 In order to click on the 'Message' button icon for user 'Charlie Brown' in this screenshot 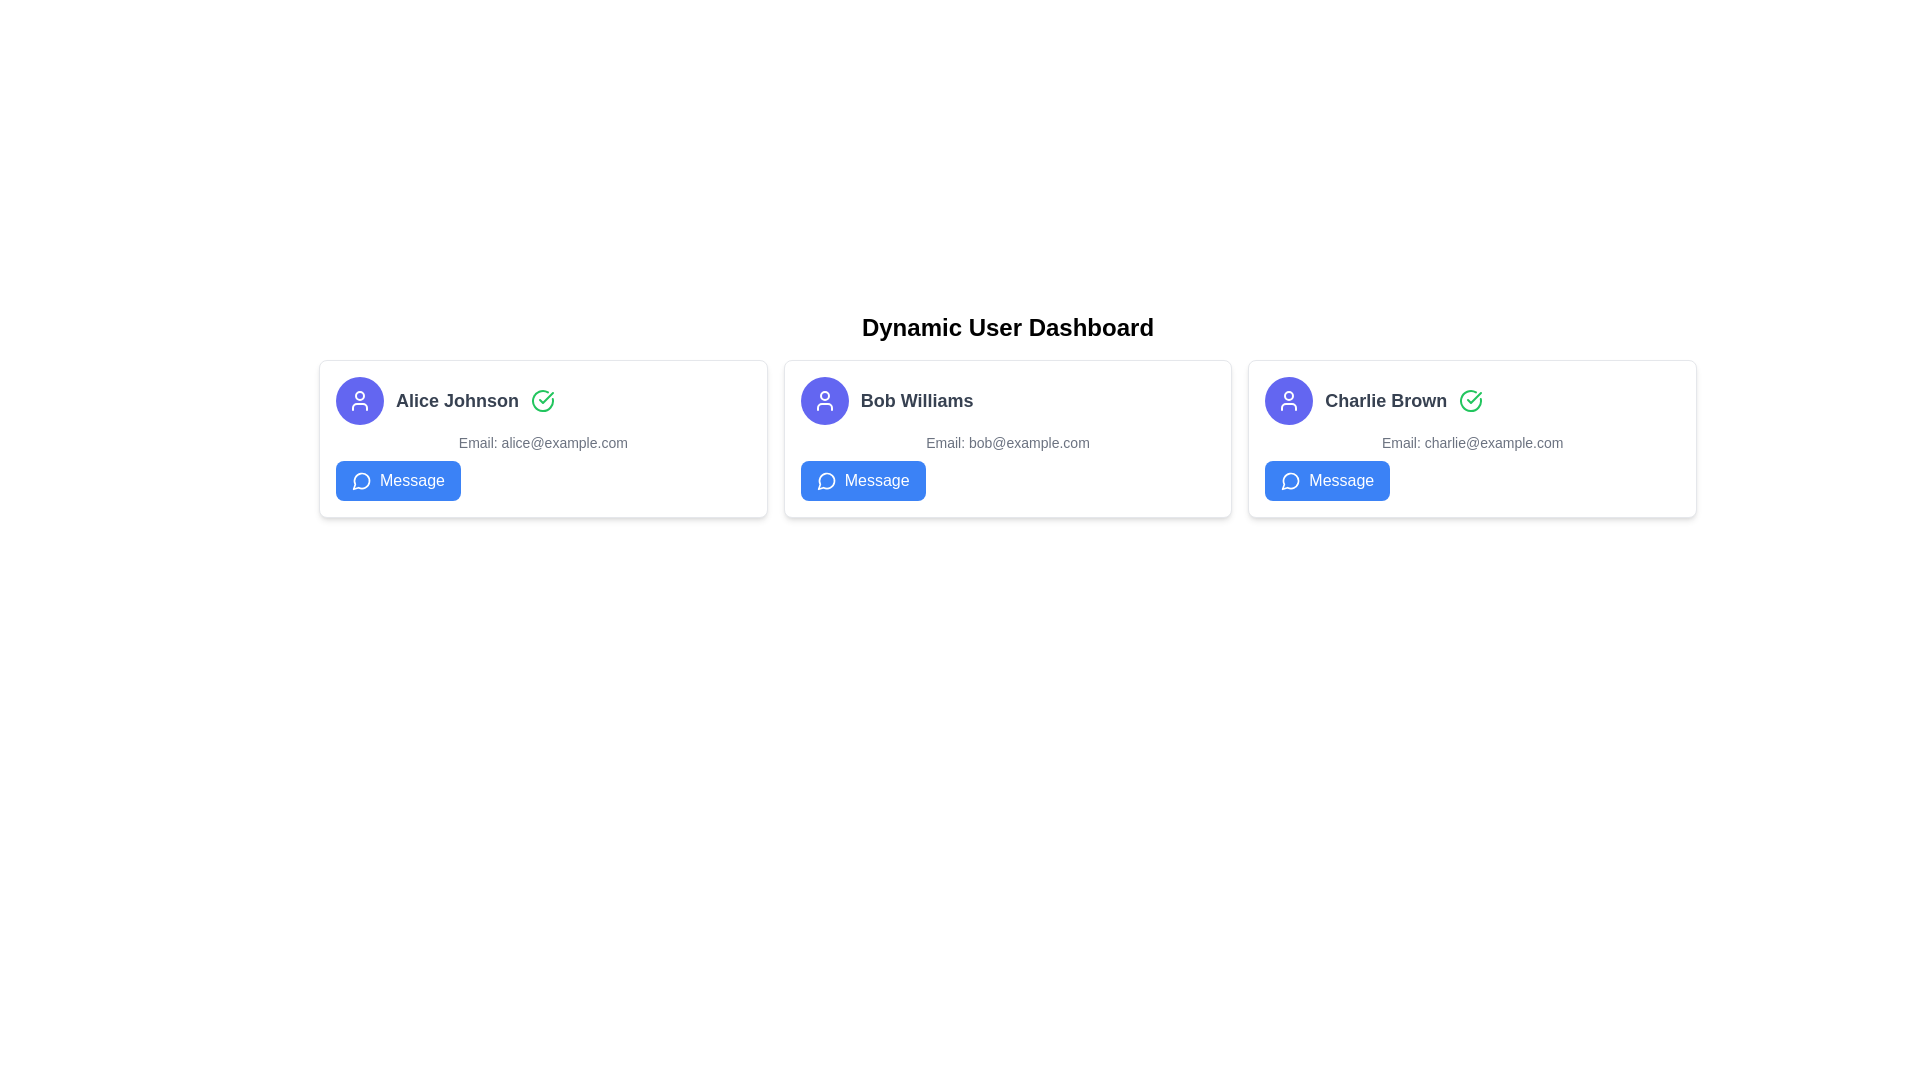, I will do `click(1290, 481)`.